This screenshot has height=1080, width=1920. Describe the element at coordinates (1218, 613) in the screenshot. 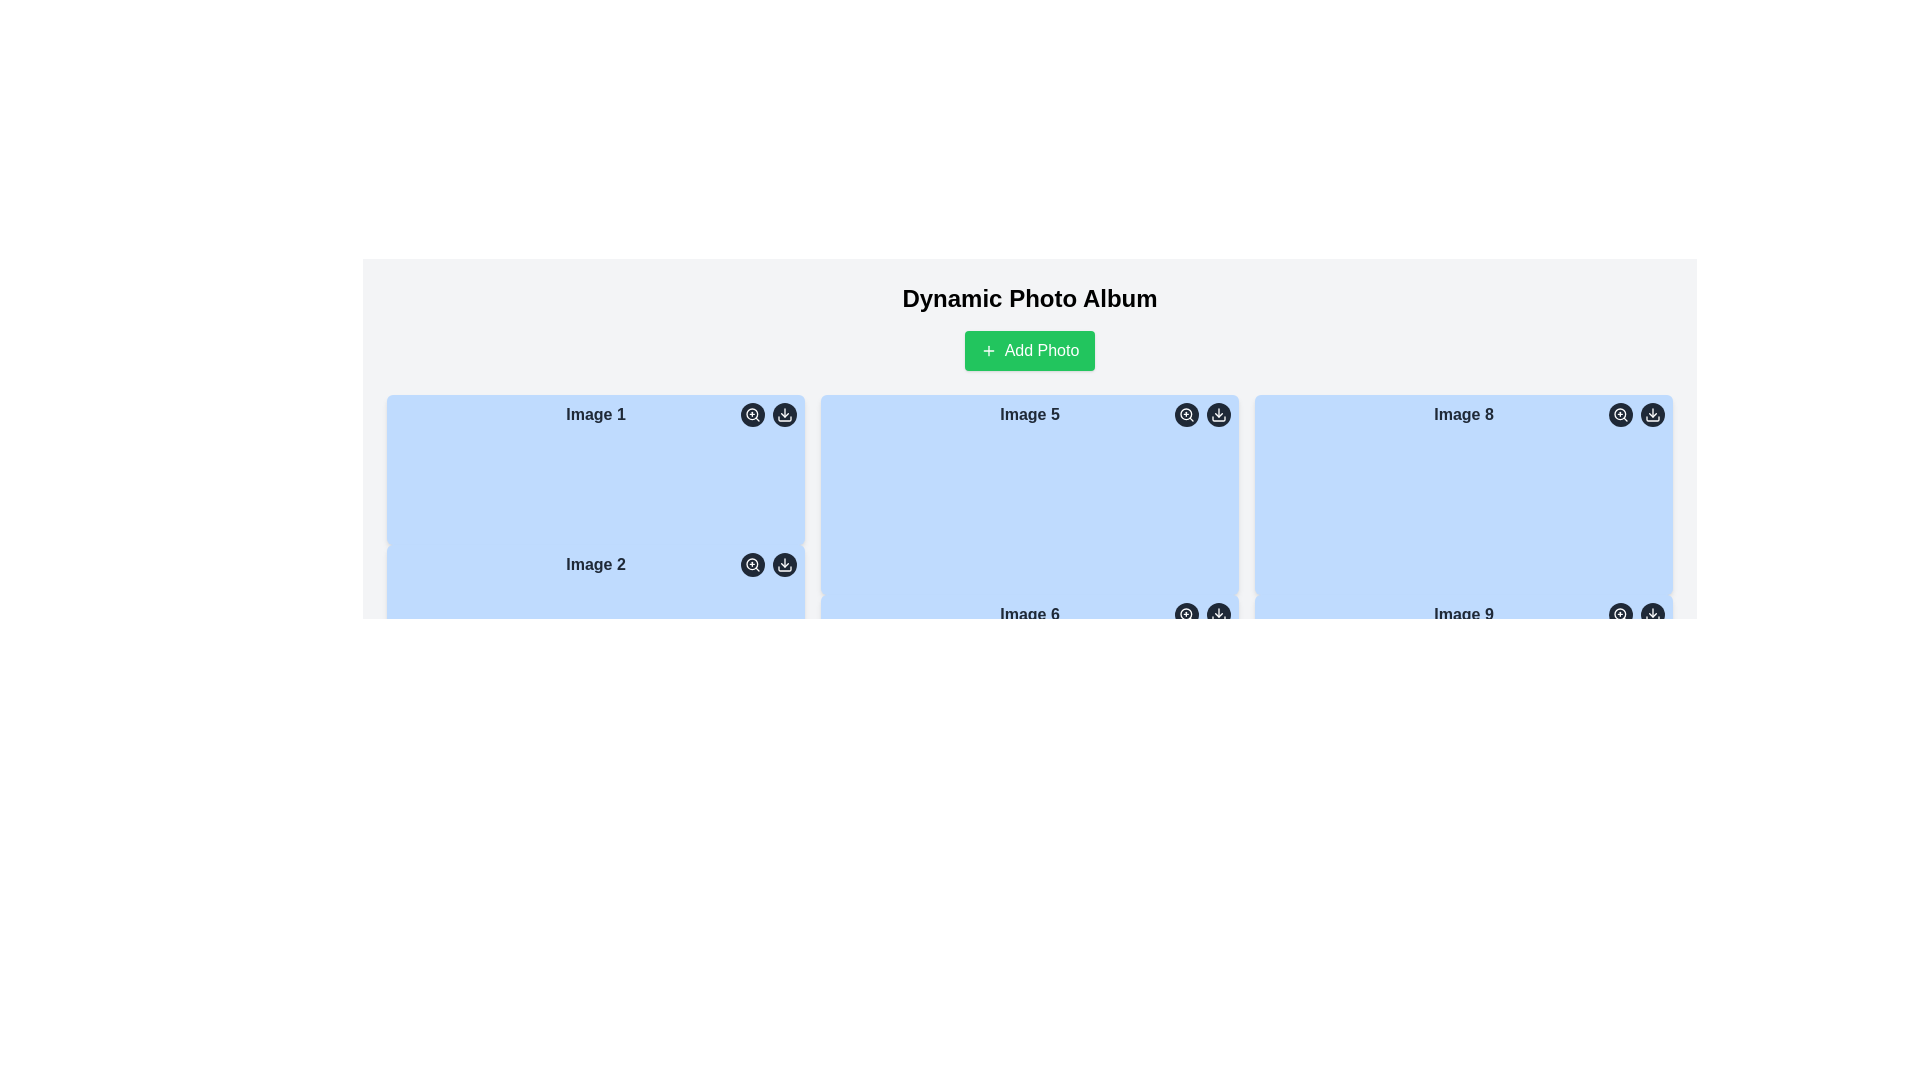

I see `the download icon button at the bottom-right corner of the blue card labeled 'Image 6' to initiate the download` at that location.